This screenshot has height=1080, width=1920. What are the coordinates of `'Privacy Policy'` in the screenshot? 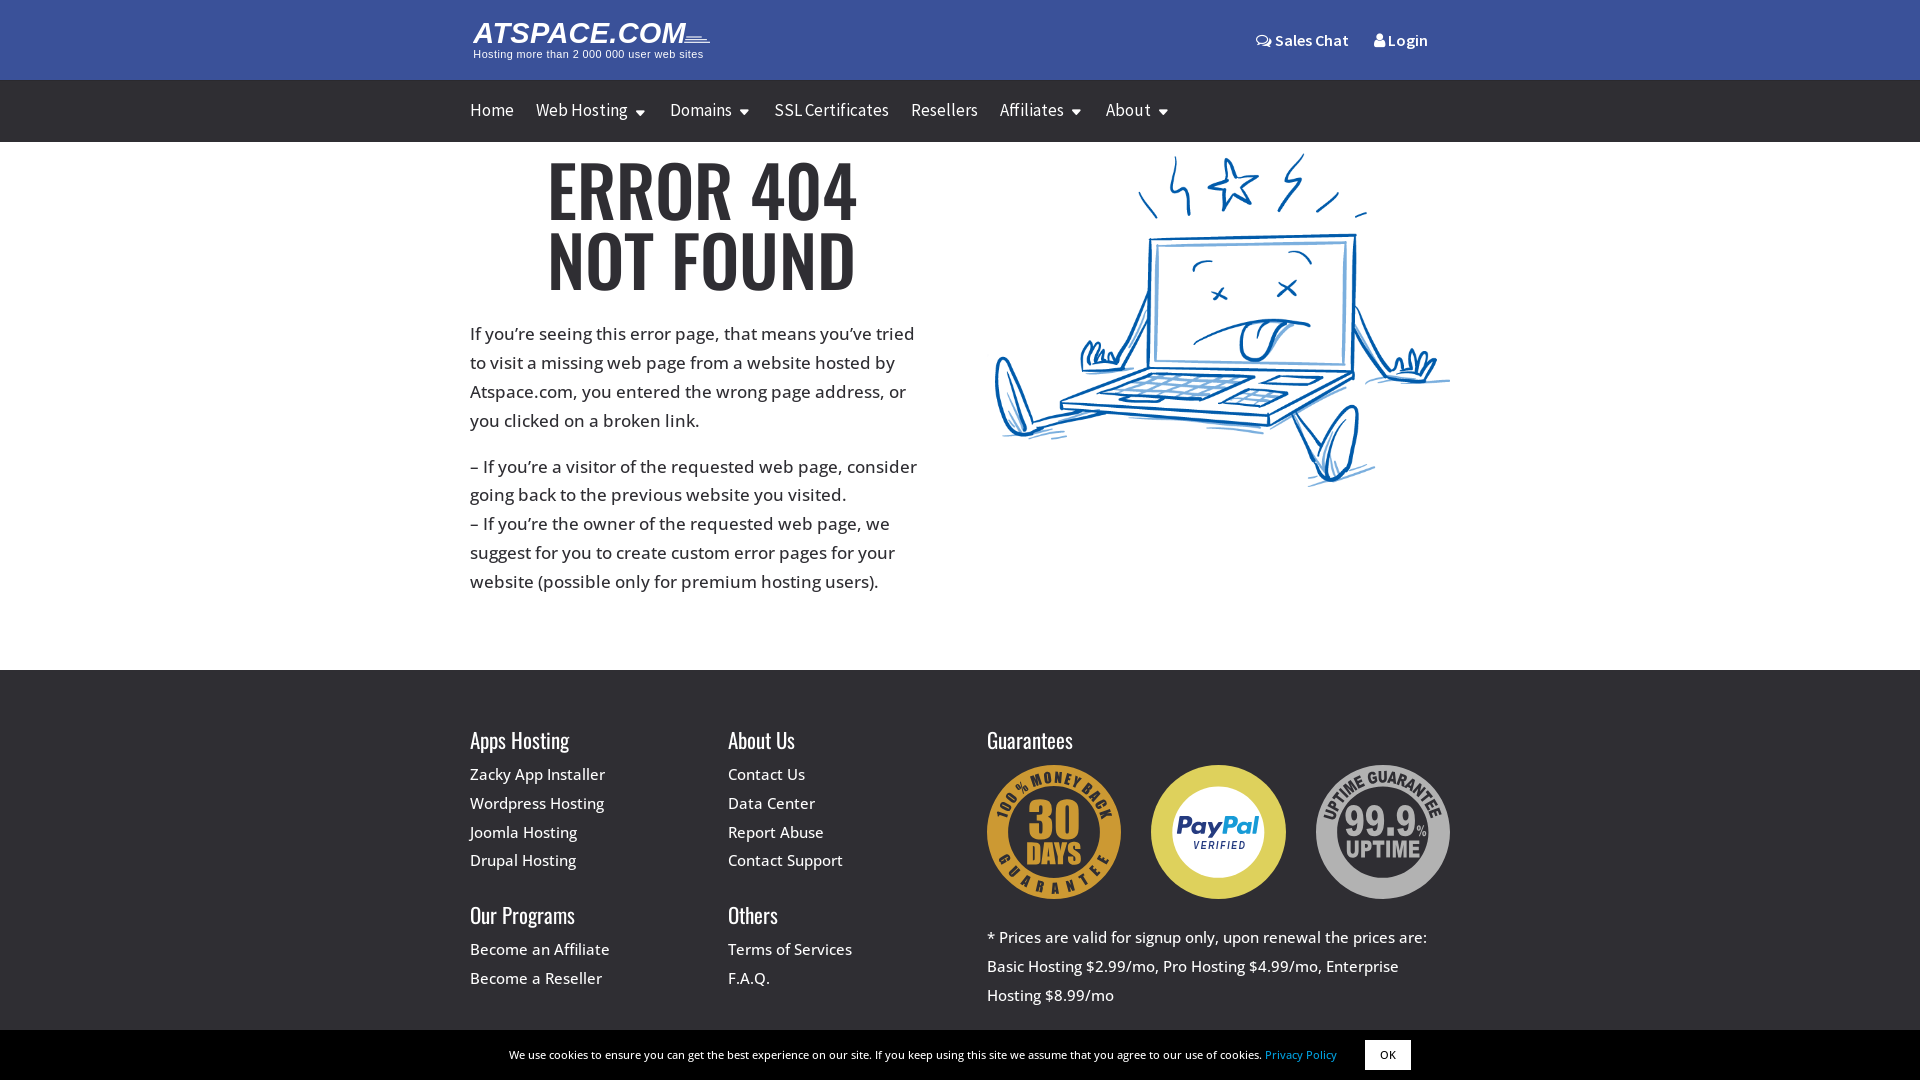 It's located at (1300, 1053).